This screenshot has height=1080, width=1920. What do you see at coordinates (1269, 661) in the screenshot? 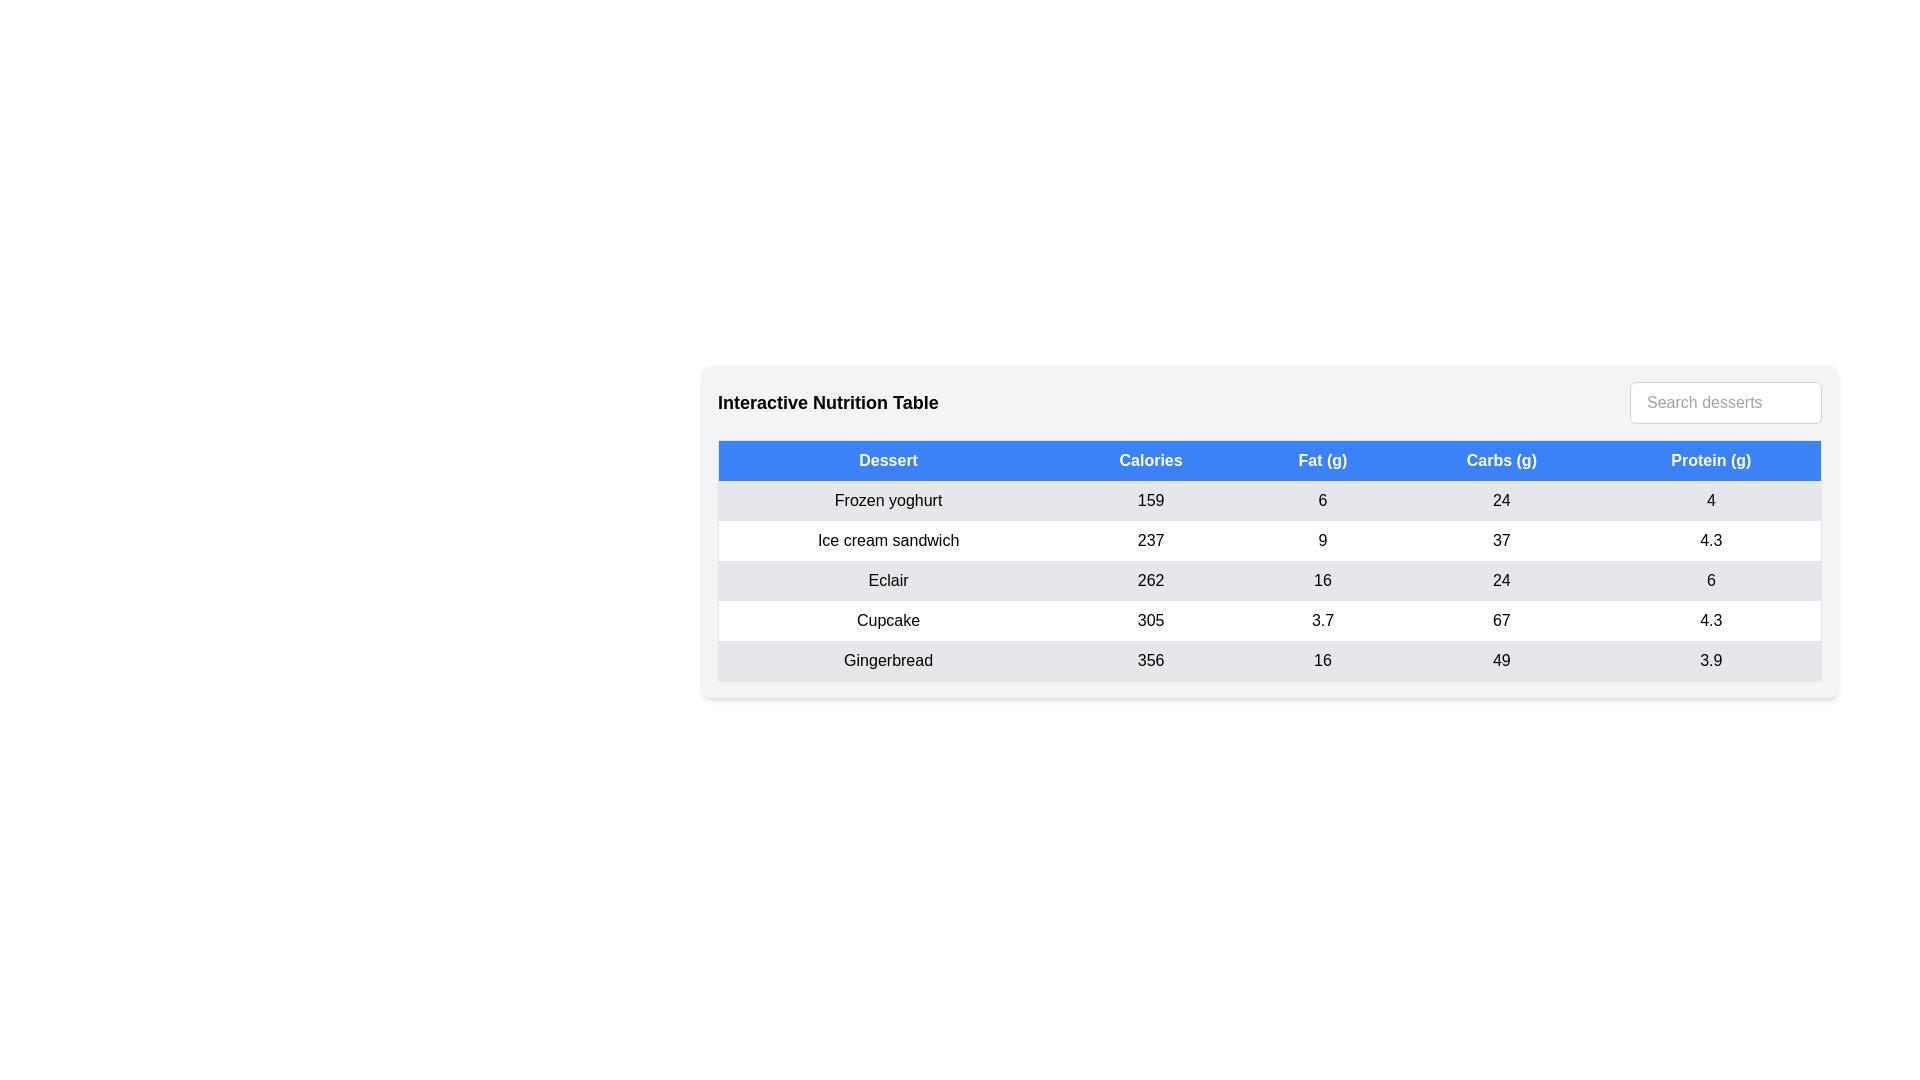
I see `the row corresponding to Gingerbread` at bounding box center [1269, 661].